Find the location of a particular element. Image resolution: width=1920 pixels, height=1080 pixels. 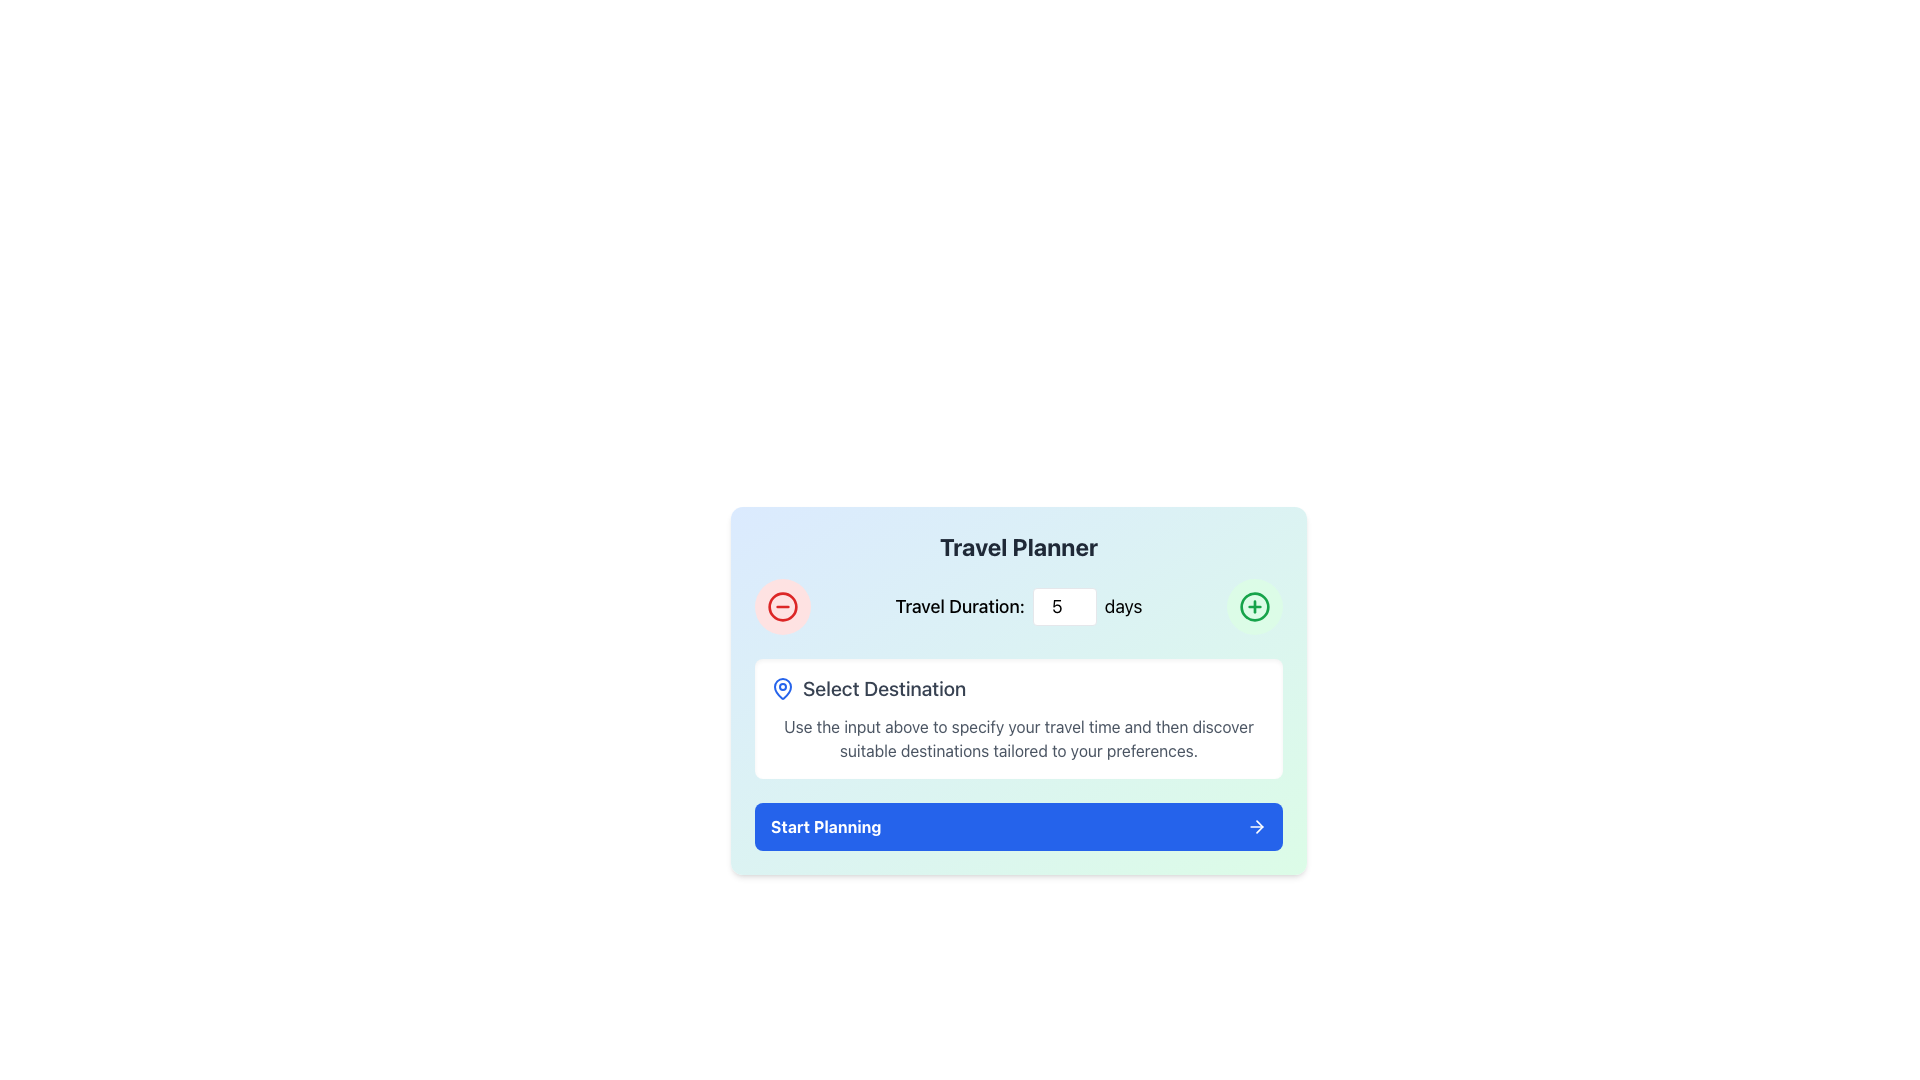

the circular SVG element with a green border and a '+' symbol in the center located at the top-right corner of the 'Travel Planner' card interface is located at coordinates (1253, 605).